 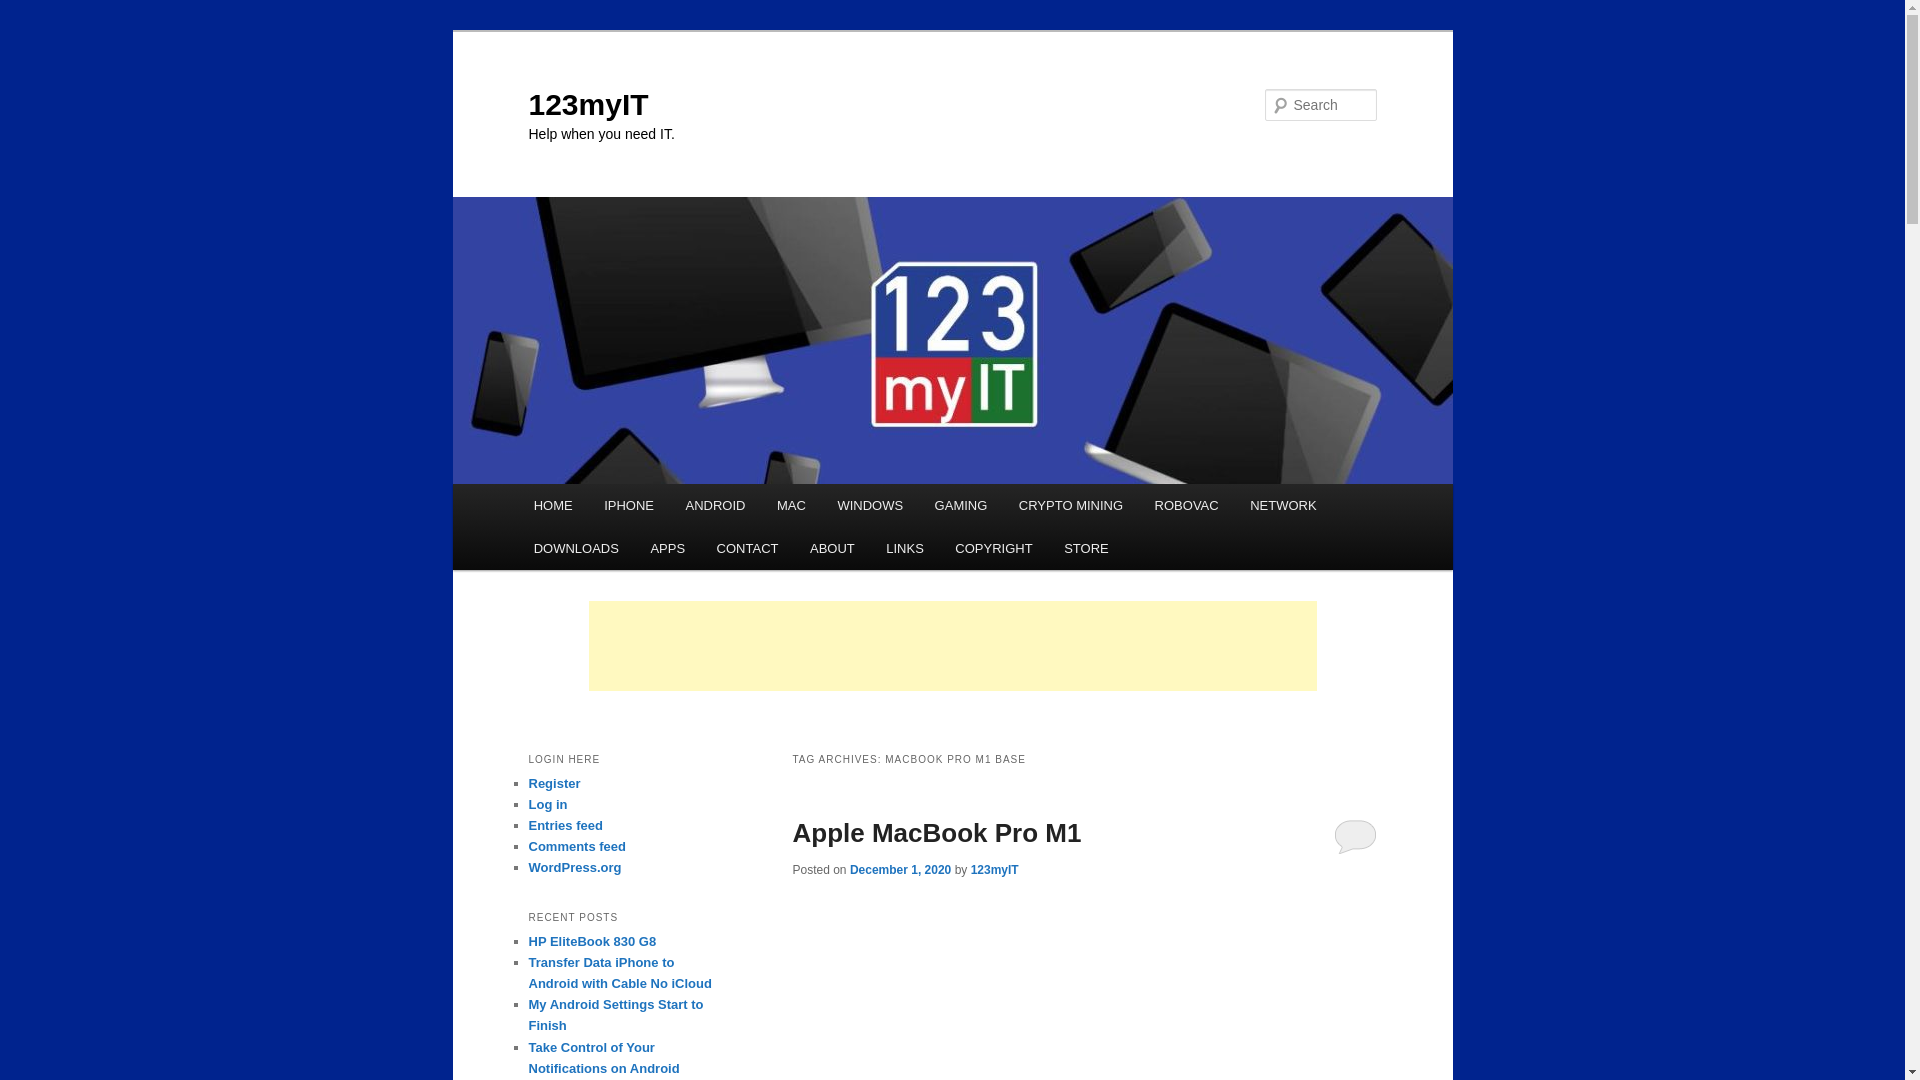 What do you see at coordinates (575, 548) in the screenshot?
I see `'DOWNLOADS'` at bounding box center [575, 548].